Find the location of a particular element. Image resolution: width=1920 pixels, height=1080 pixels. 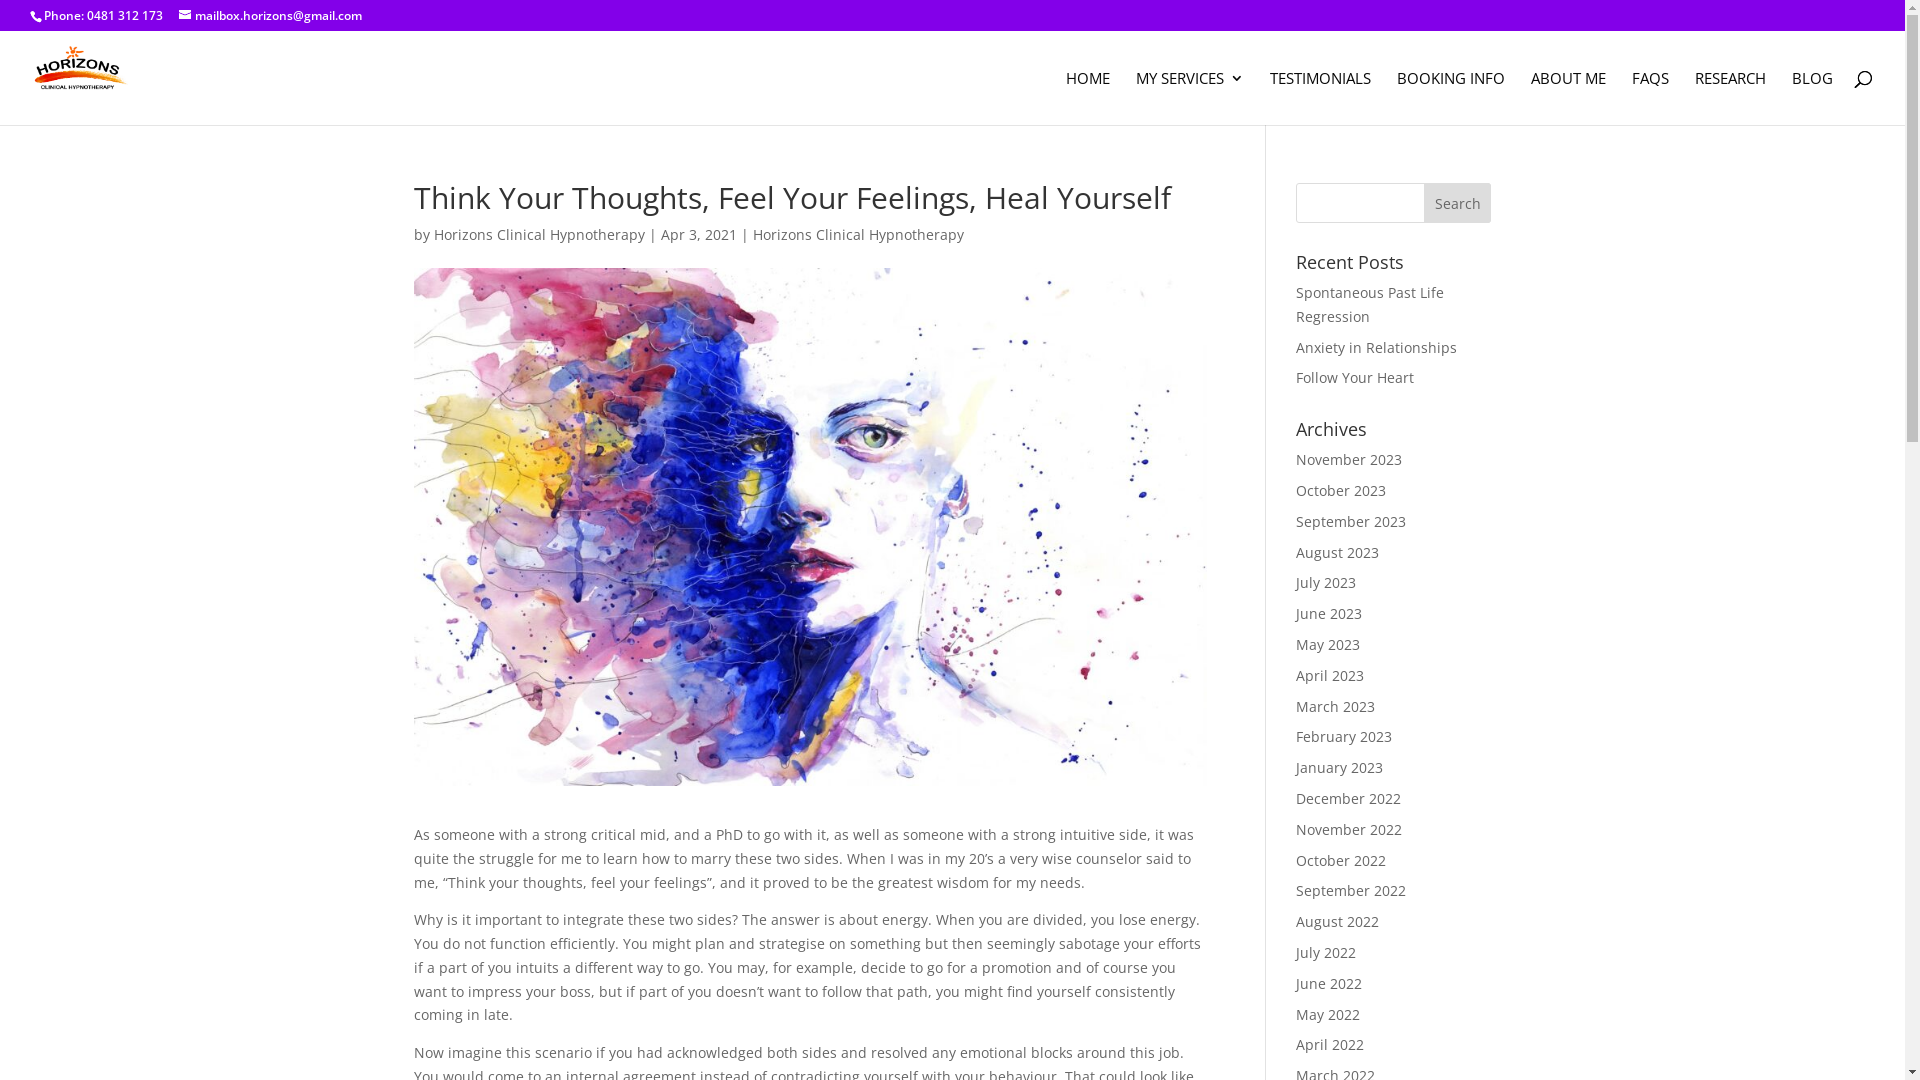

'May 2022' is located at coordinates (1328, 1014).